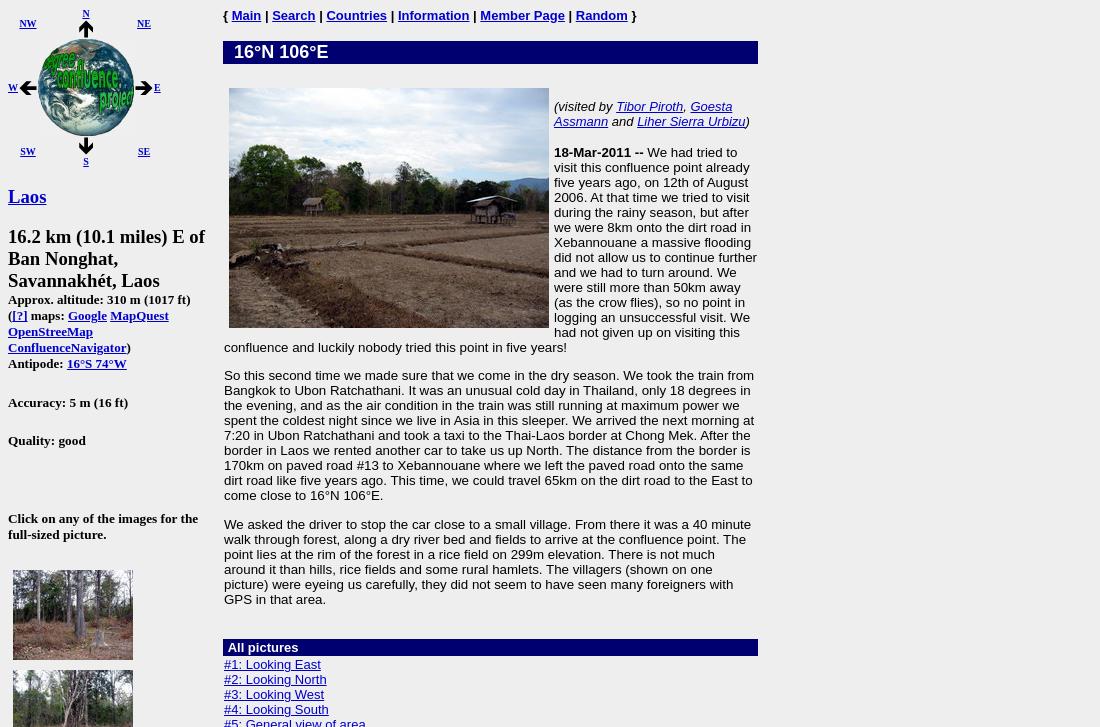 This screenshot has height=727, width=1100. I want to click on 'Member Page', so click(521, 15).